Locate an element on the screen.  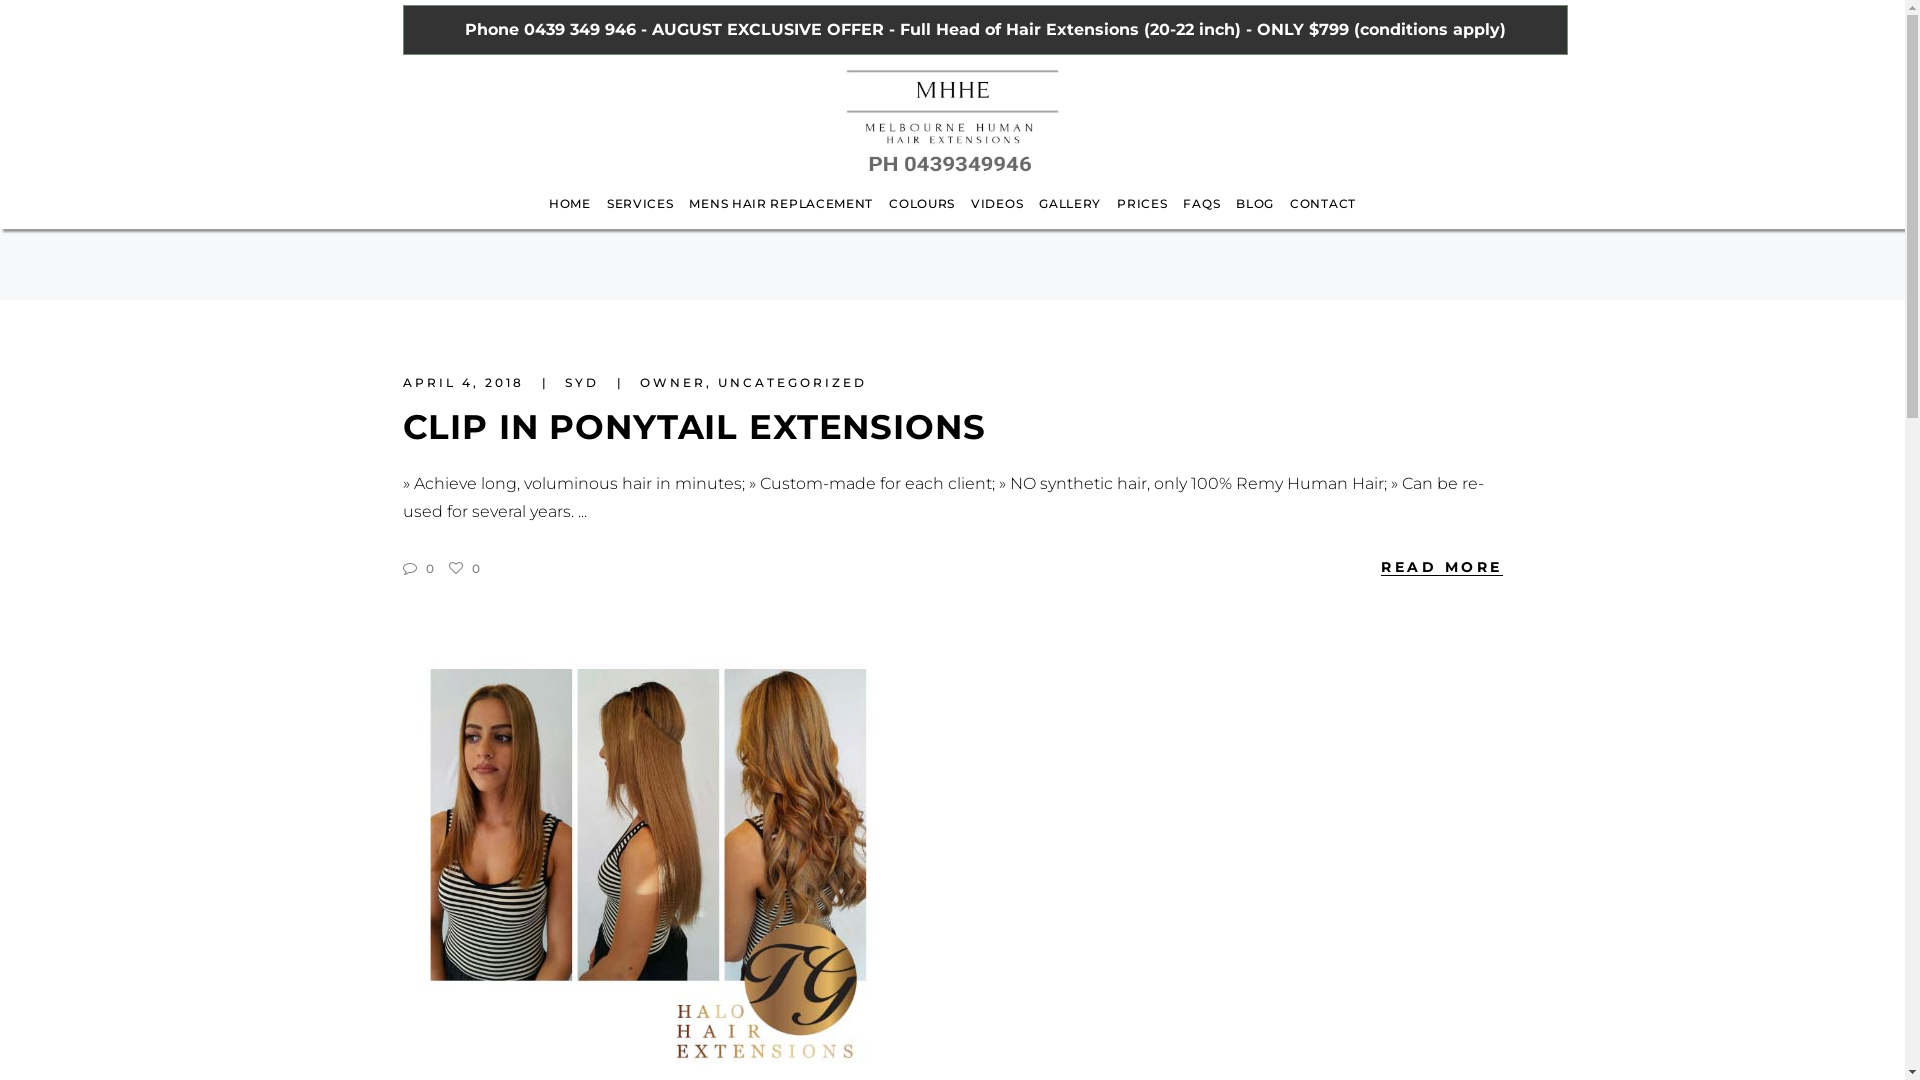
'CLIP IN PONYTAIL EXTENSIONS' is located at coordinates (693, 426).